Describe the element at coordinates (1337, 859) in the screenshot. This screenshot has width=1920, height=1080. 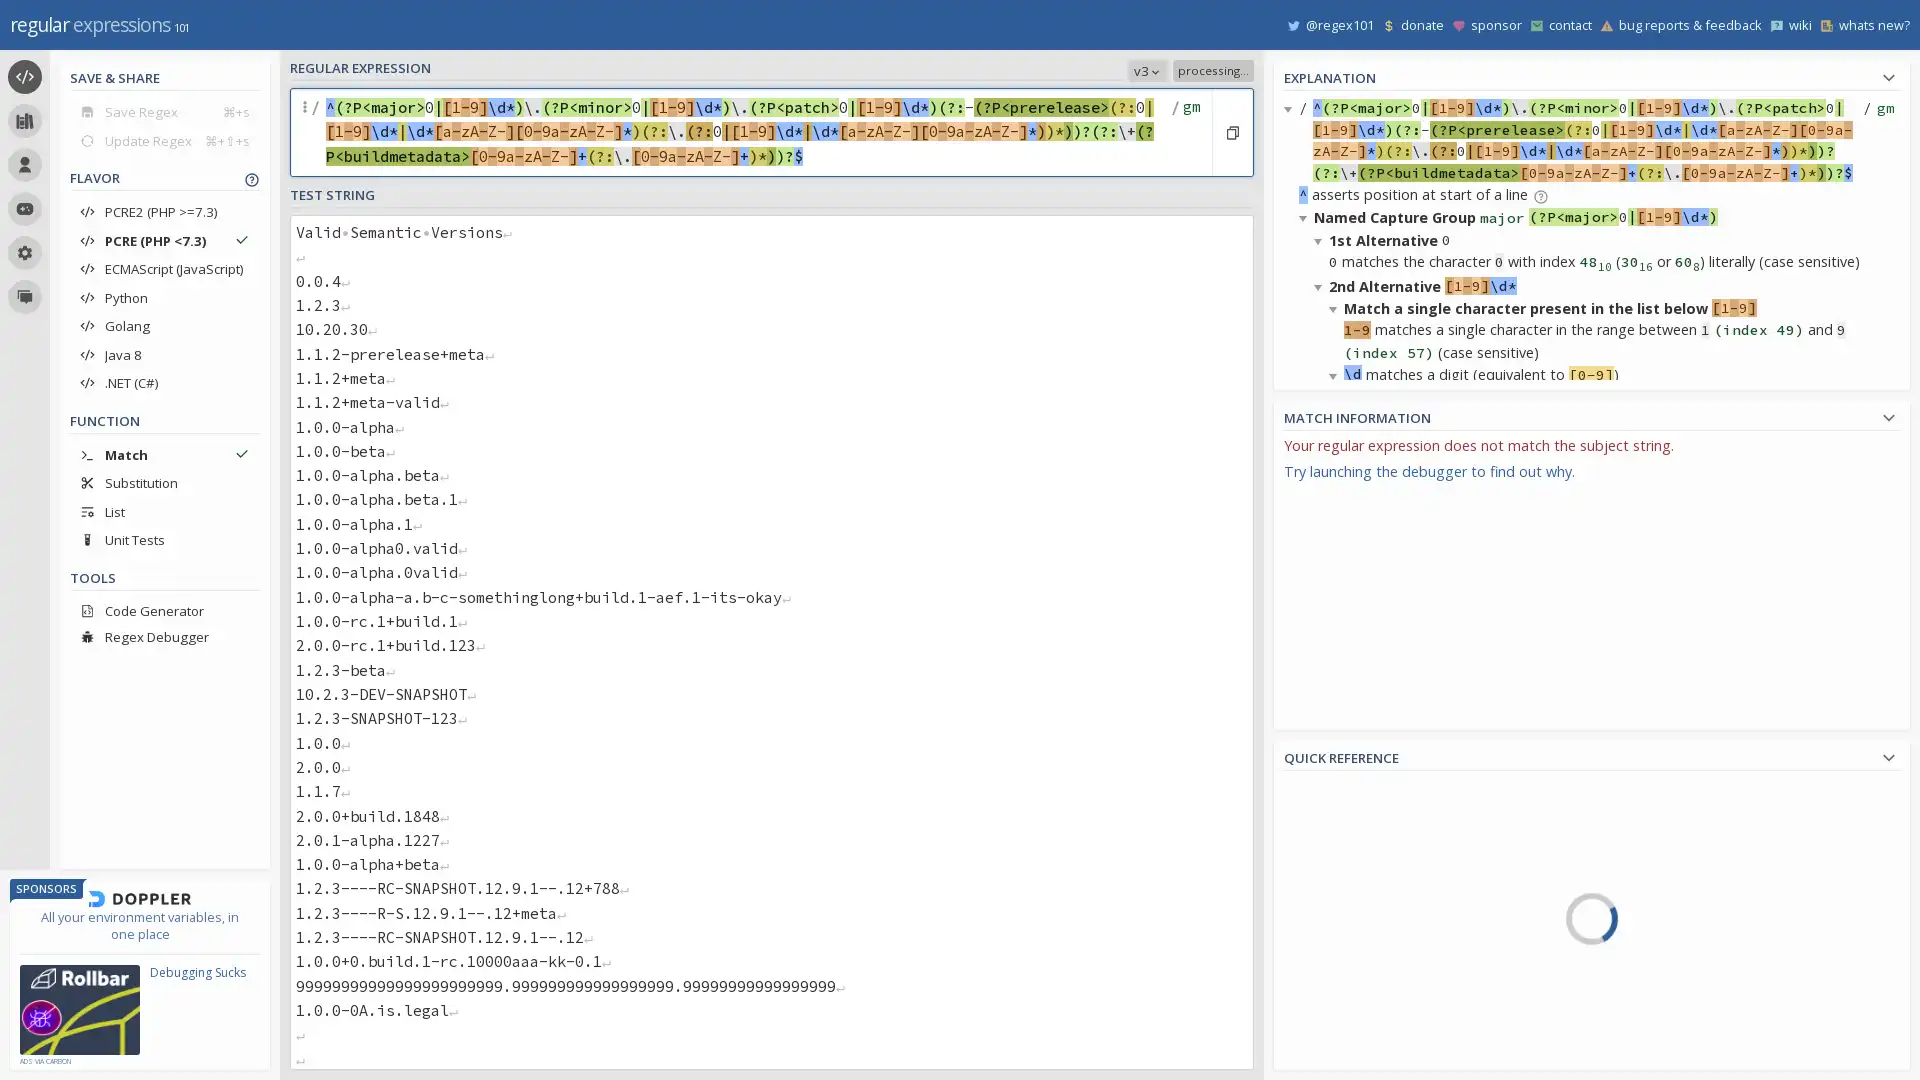
I see `Group minor` at that location.